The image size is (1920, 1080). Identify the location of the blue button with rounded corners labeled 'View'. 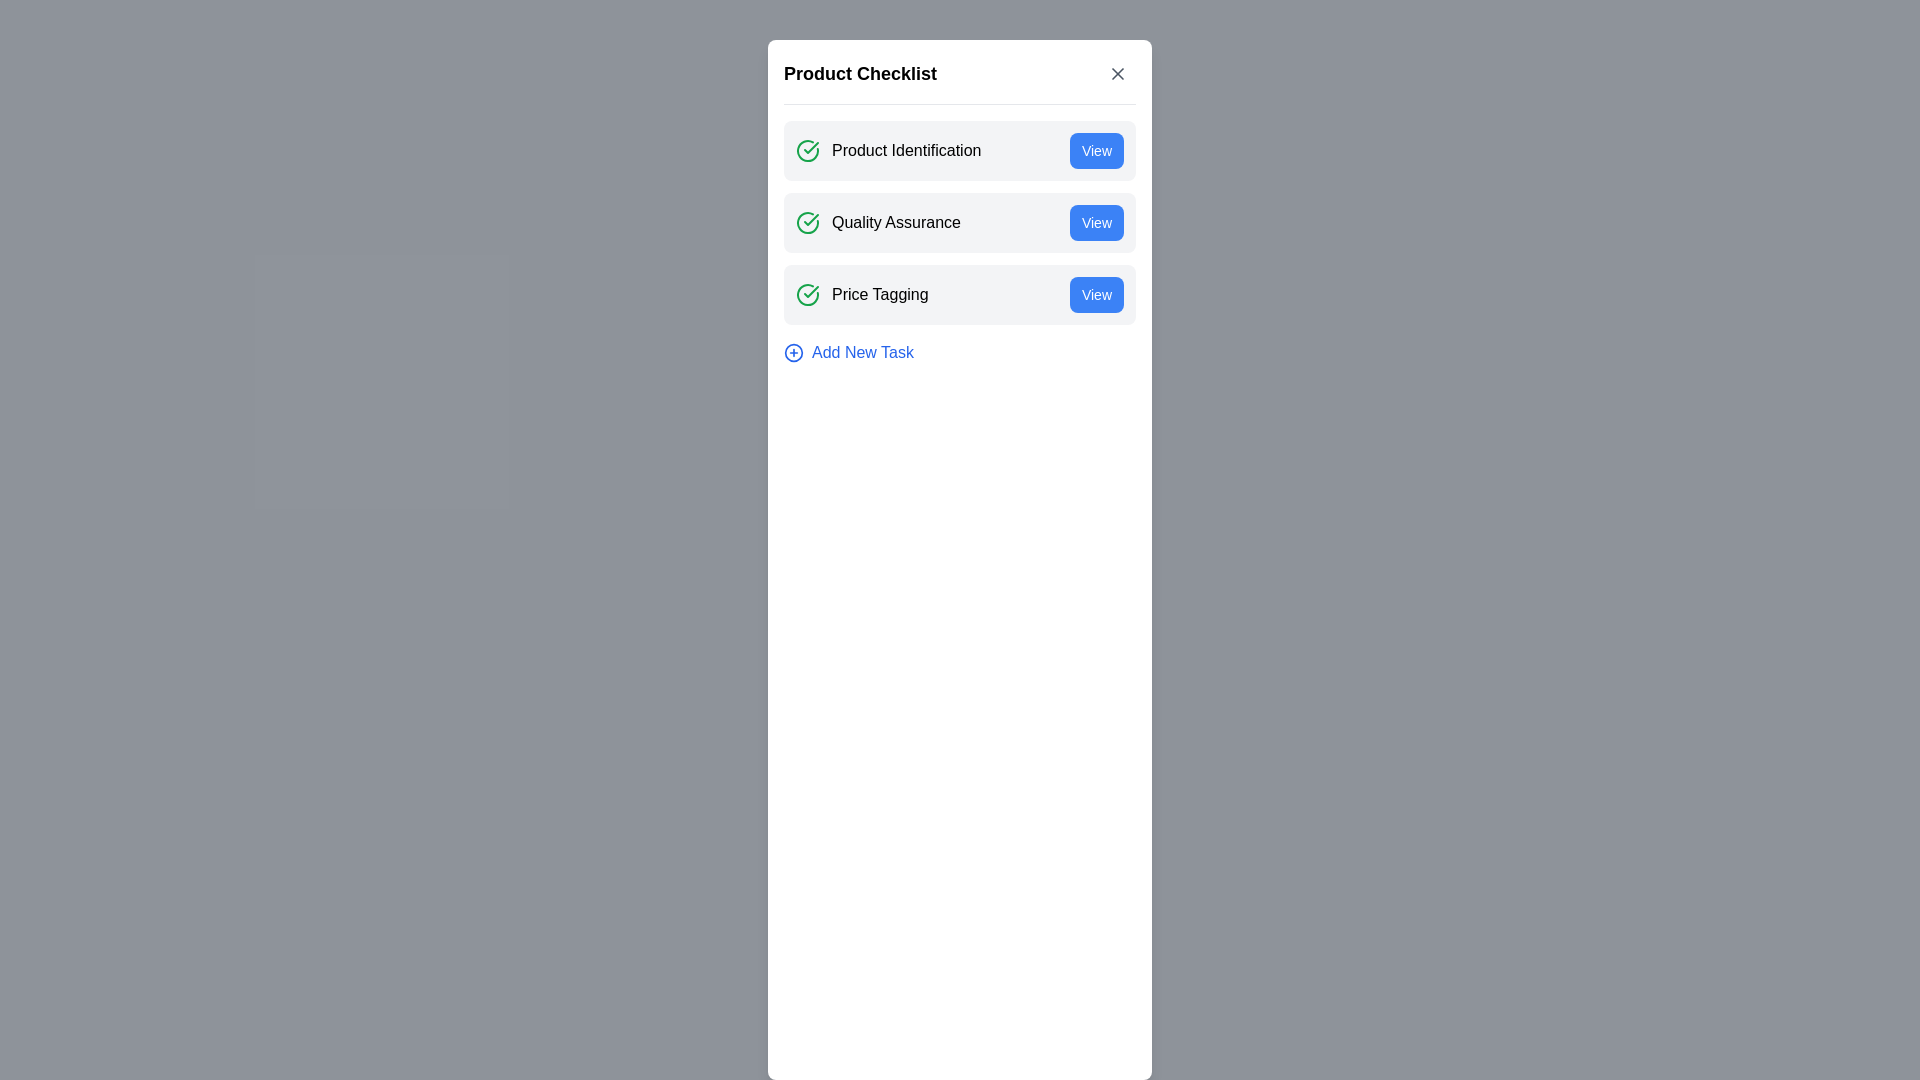
(1095, 149).